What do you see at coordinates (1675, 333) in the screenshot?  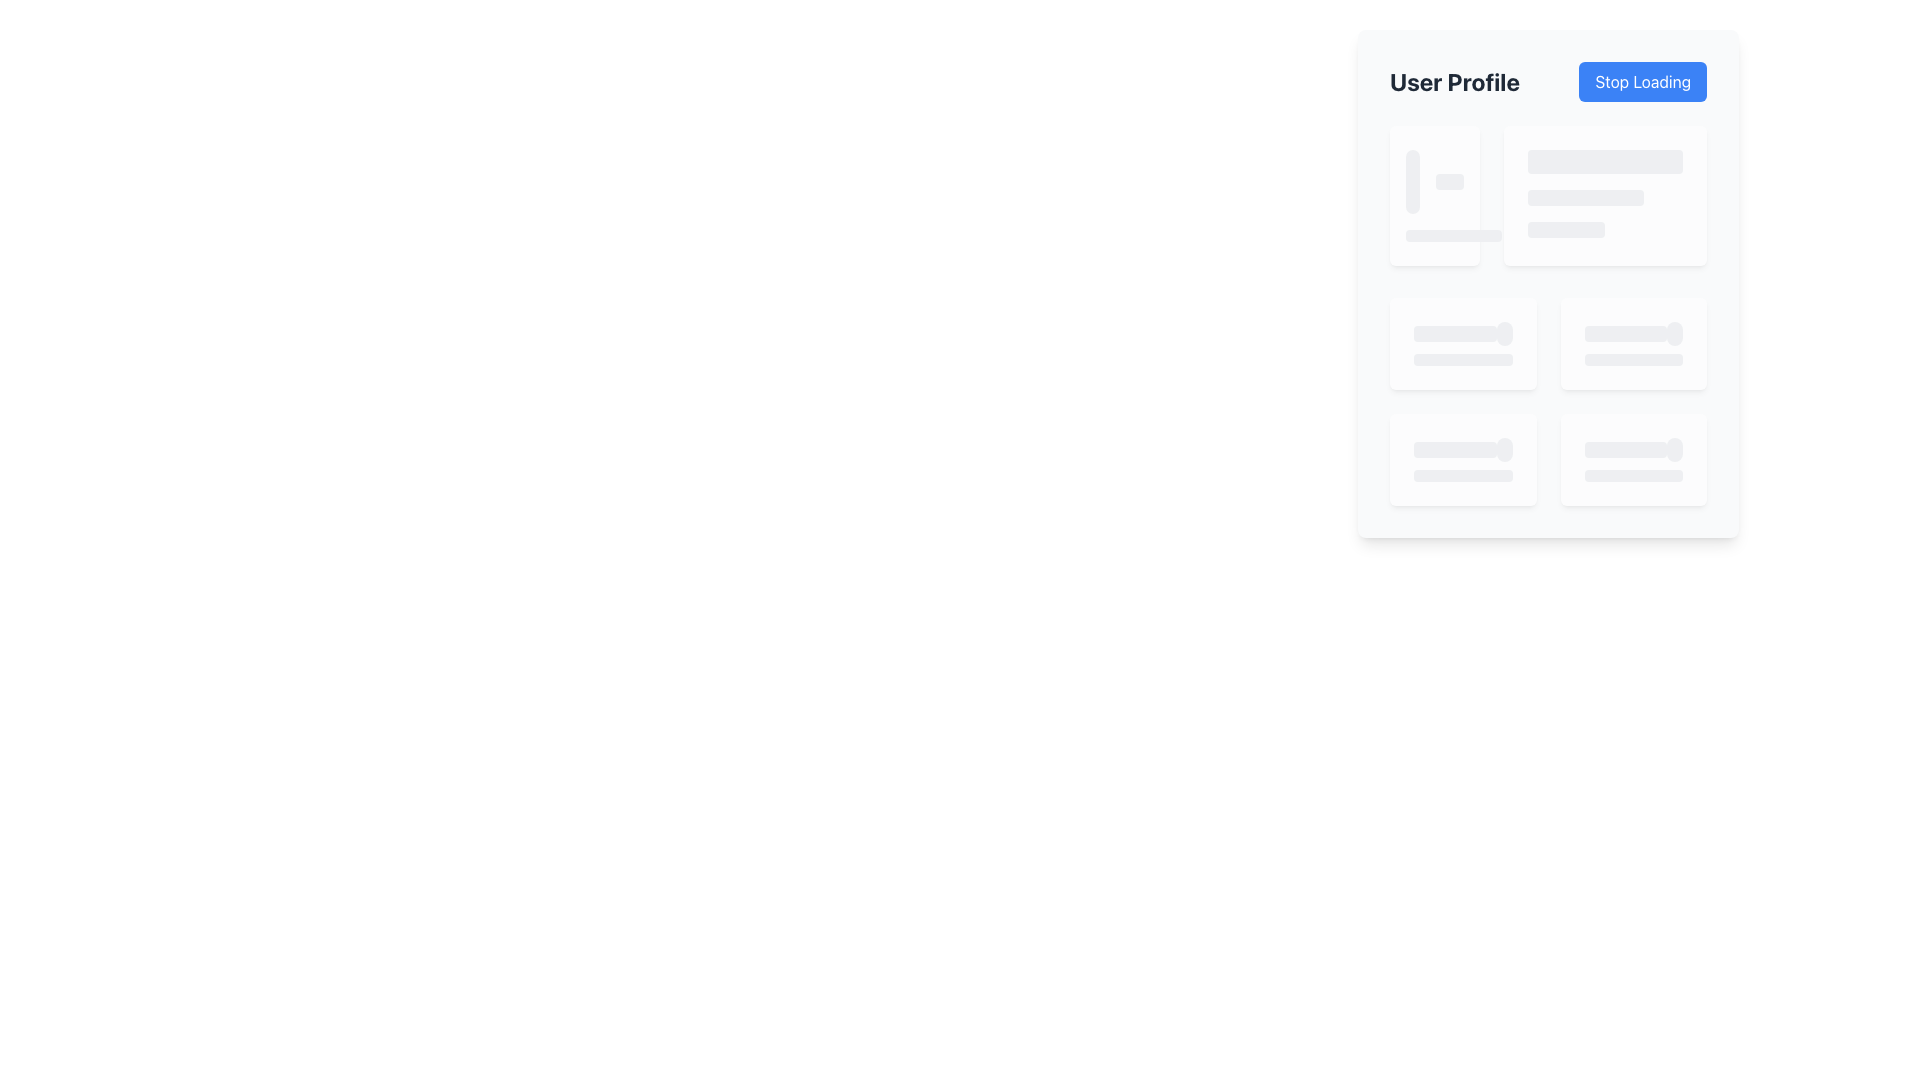 I see `the small gray circle located within the lower right section of the 'User Profile' card interface, positioned to the right of a longer rectangular sibling element` at bounding box center [1675, 333].